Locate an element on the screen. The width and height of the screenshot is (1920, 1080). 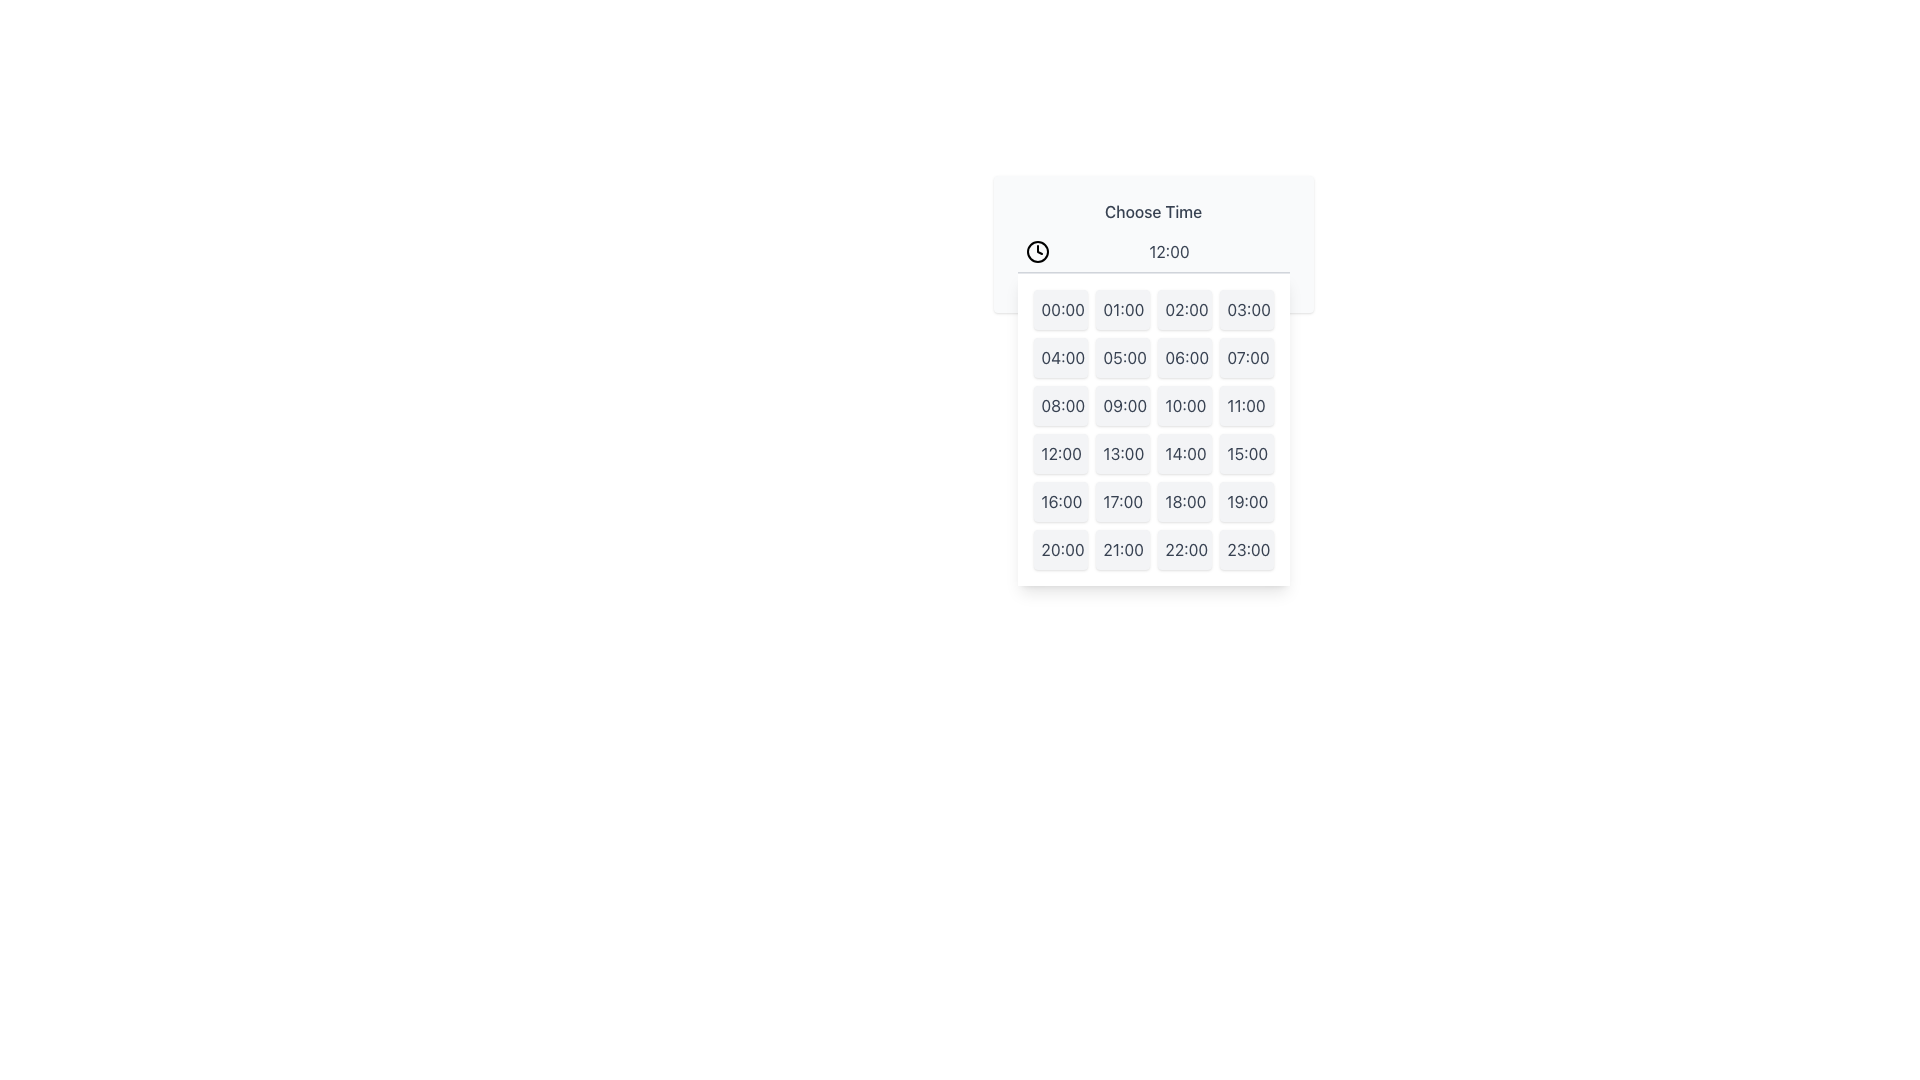
the rounded rectangular badge labeled '15:00' is located at coordinates (1245, 454).